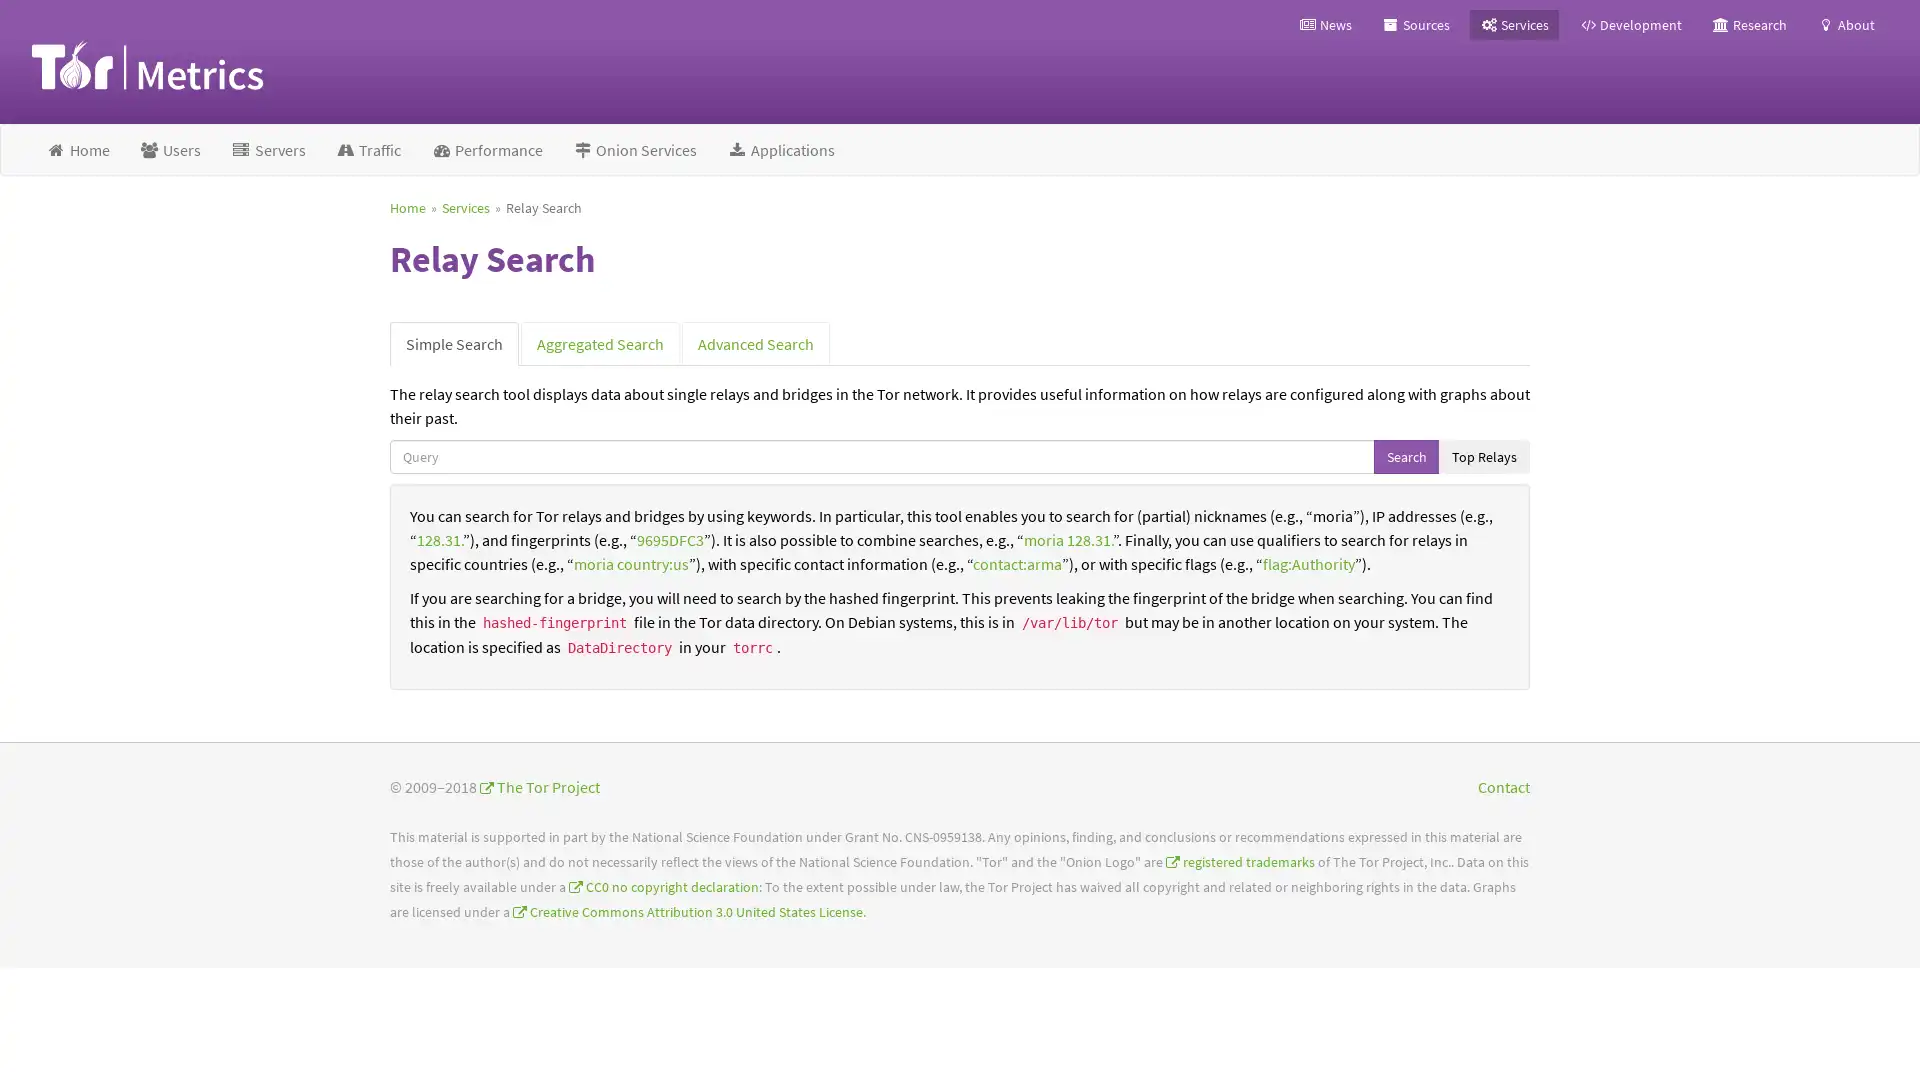 The height and width of the screenshot is (1080, 1920). What do you see at coordinates (1484, 456) in the screenshot?
I see `Top Relays` at bounding box center [1484, 456].